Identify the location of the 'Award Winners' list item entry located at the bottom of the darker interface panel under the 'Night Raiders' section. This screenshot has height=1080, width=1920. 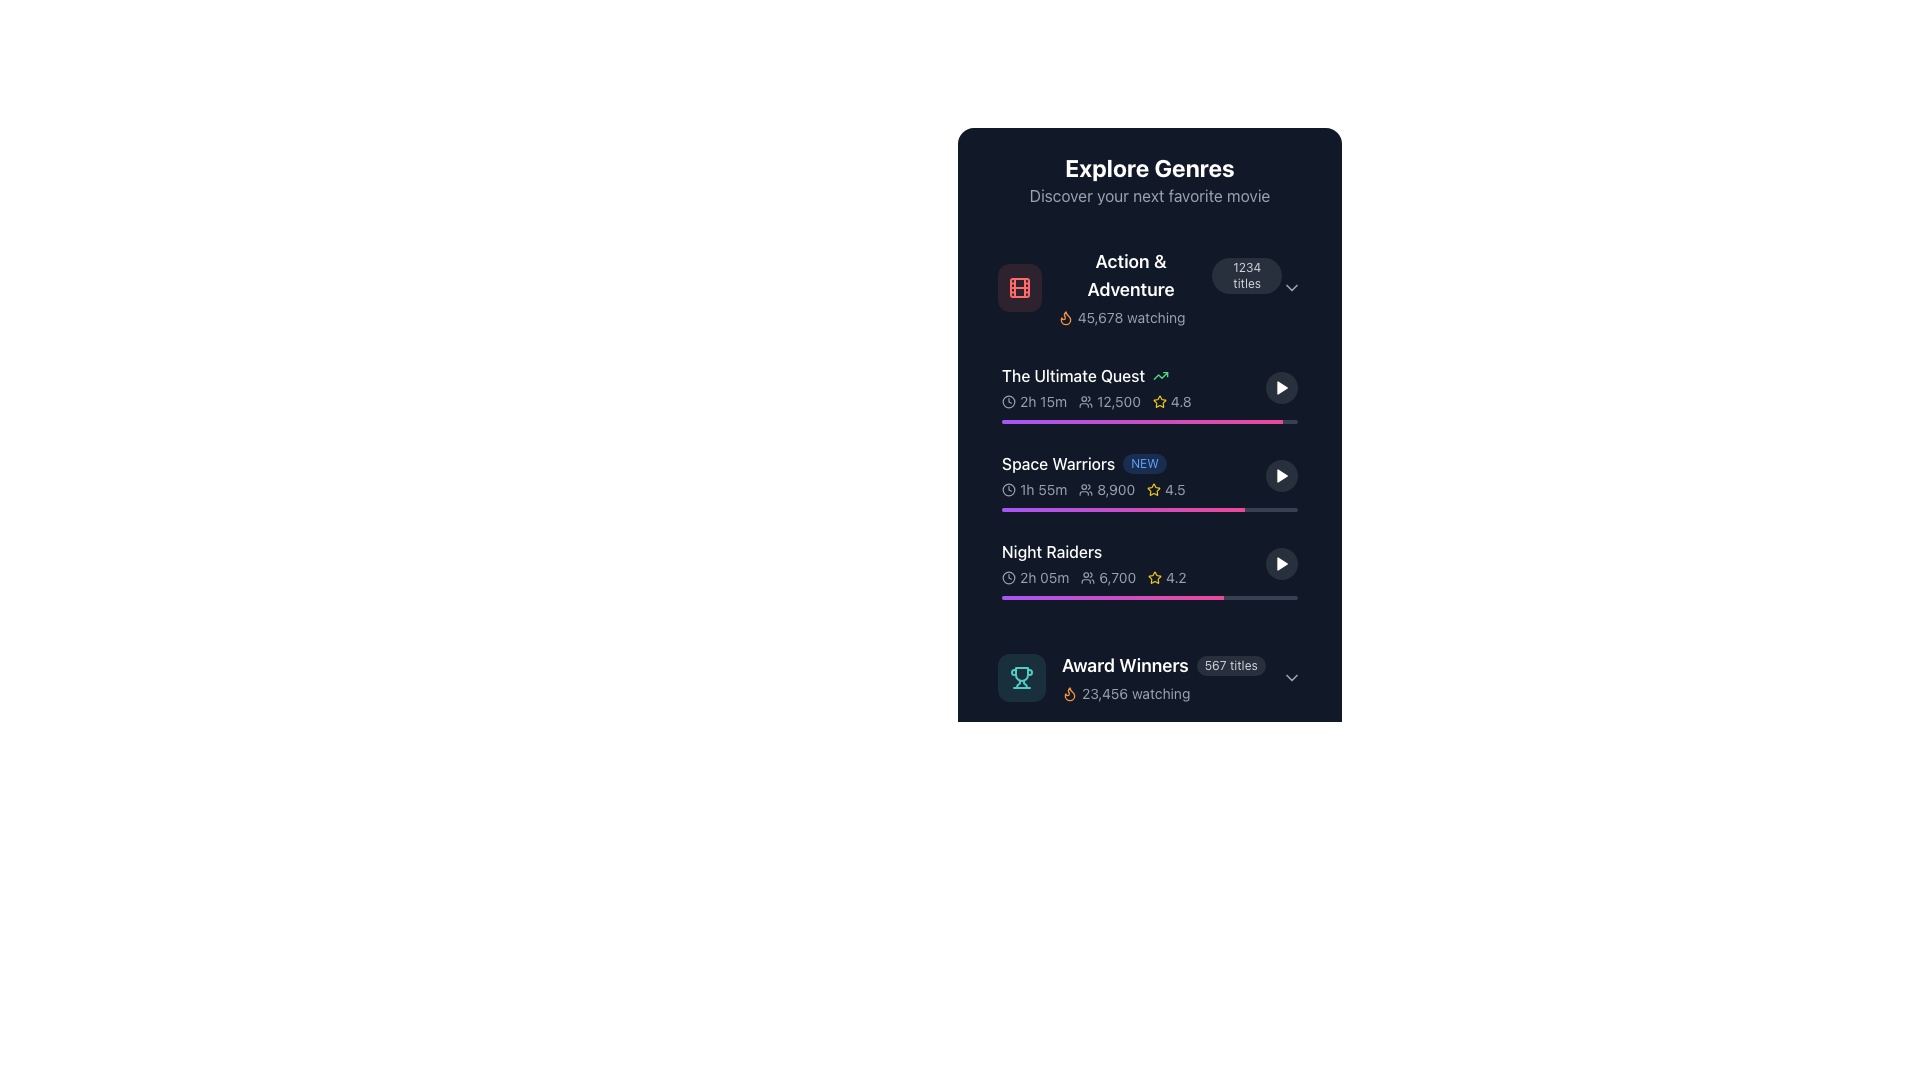
(1140, 677).